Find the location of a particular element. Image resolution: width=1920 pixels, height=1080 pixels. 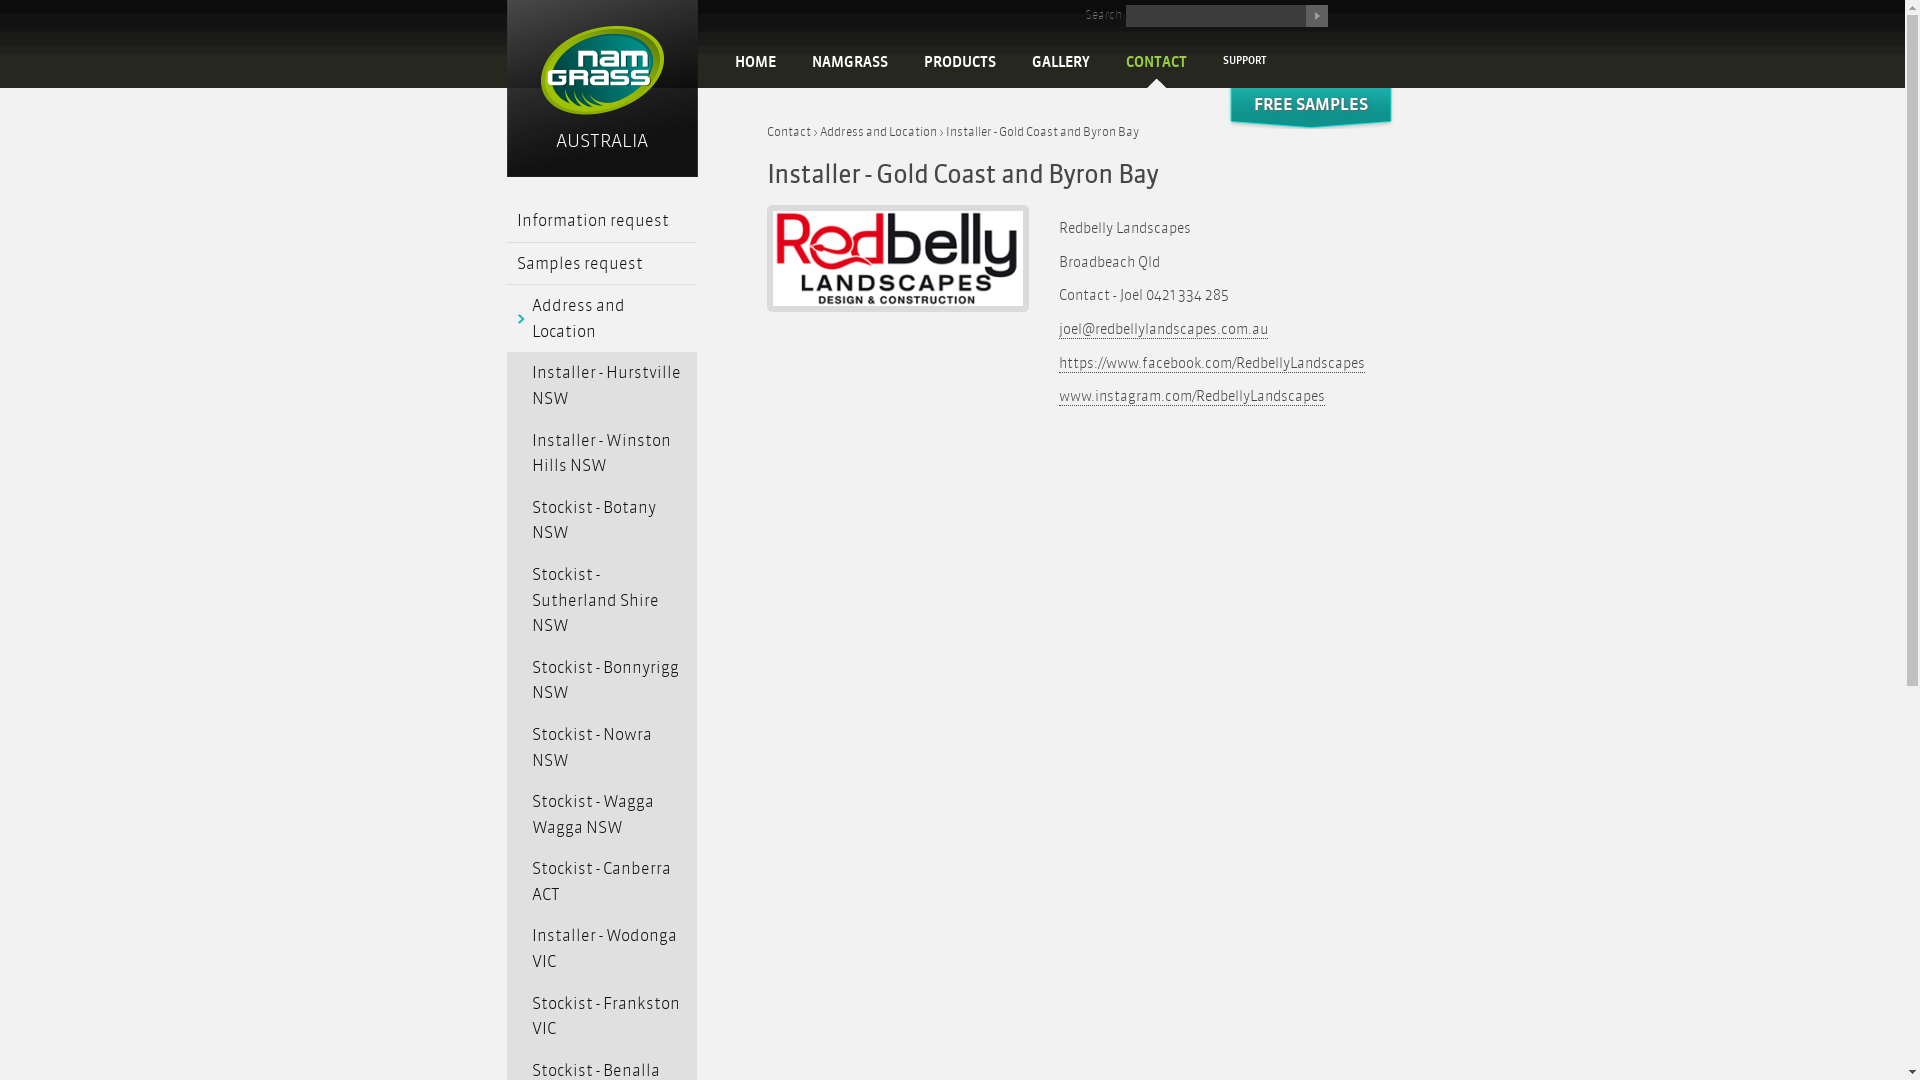

'Search' is located at coordinates (1316, 15).